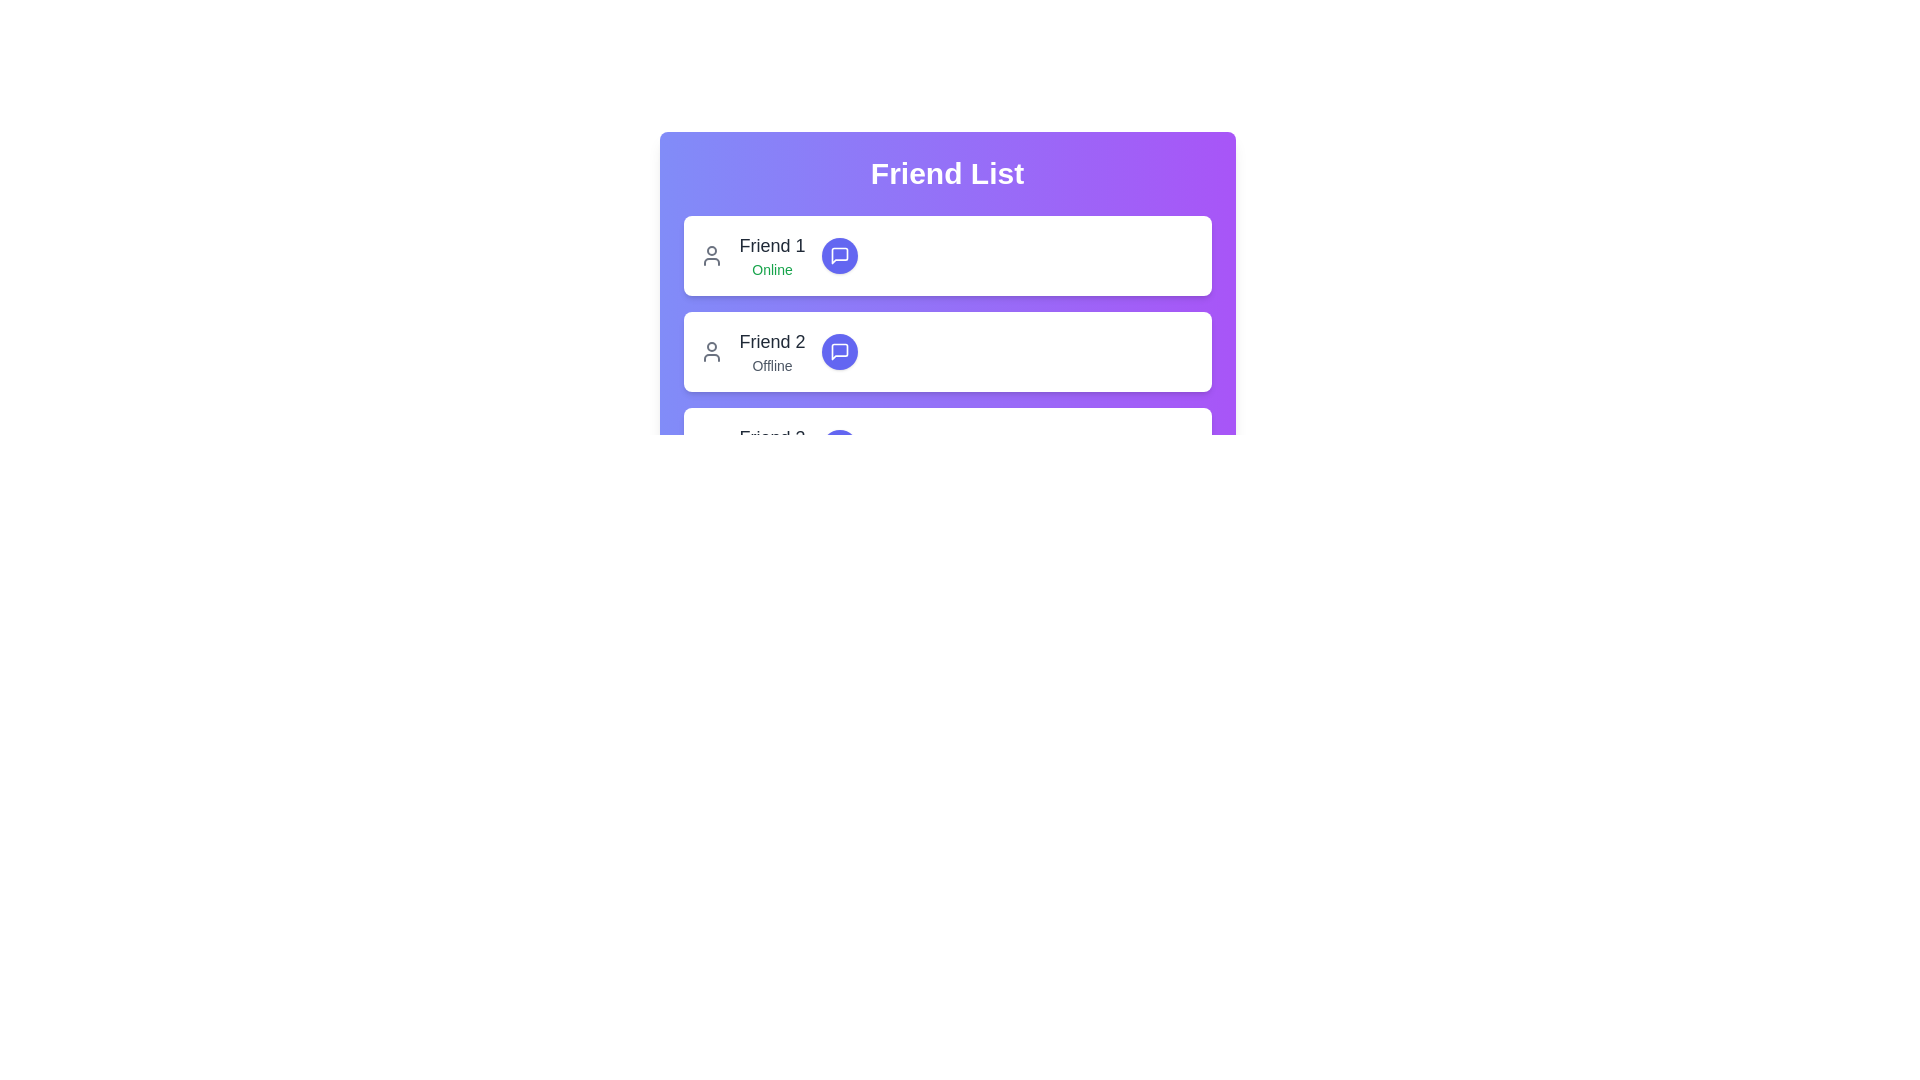 This screenshot has height=1080, width=1920. I want to click on the Status label indicating the online status of 'Friend 1', located beneath the text 'Friend 1' in the friend list, so click(771, 270).